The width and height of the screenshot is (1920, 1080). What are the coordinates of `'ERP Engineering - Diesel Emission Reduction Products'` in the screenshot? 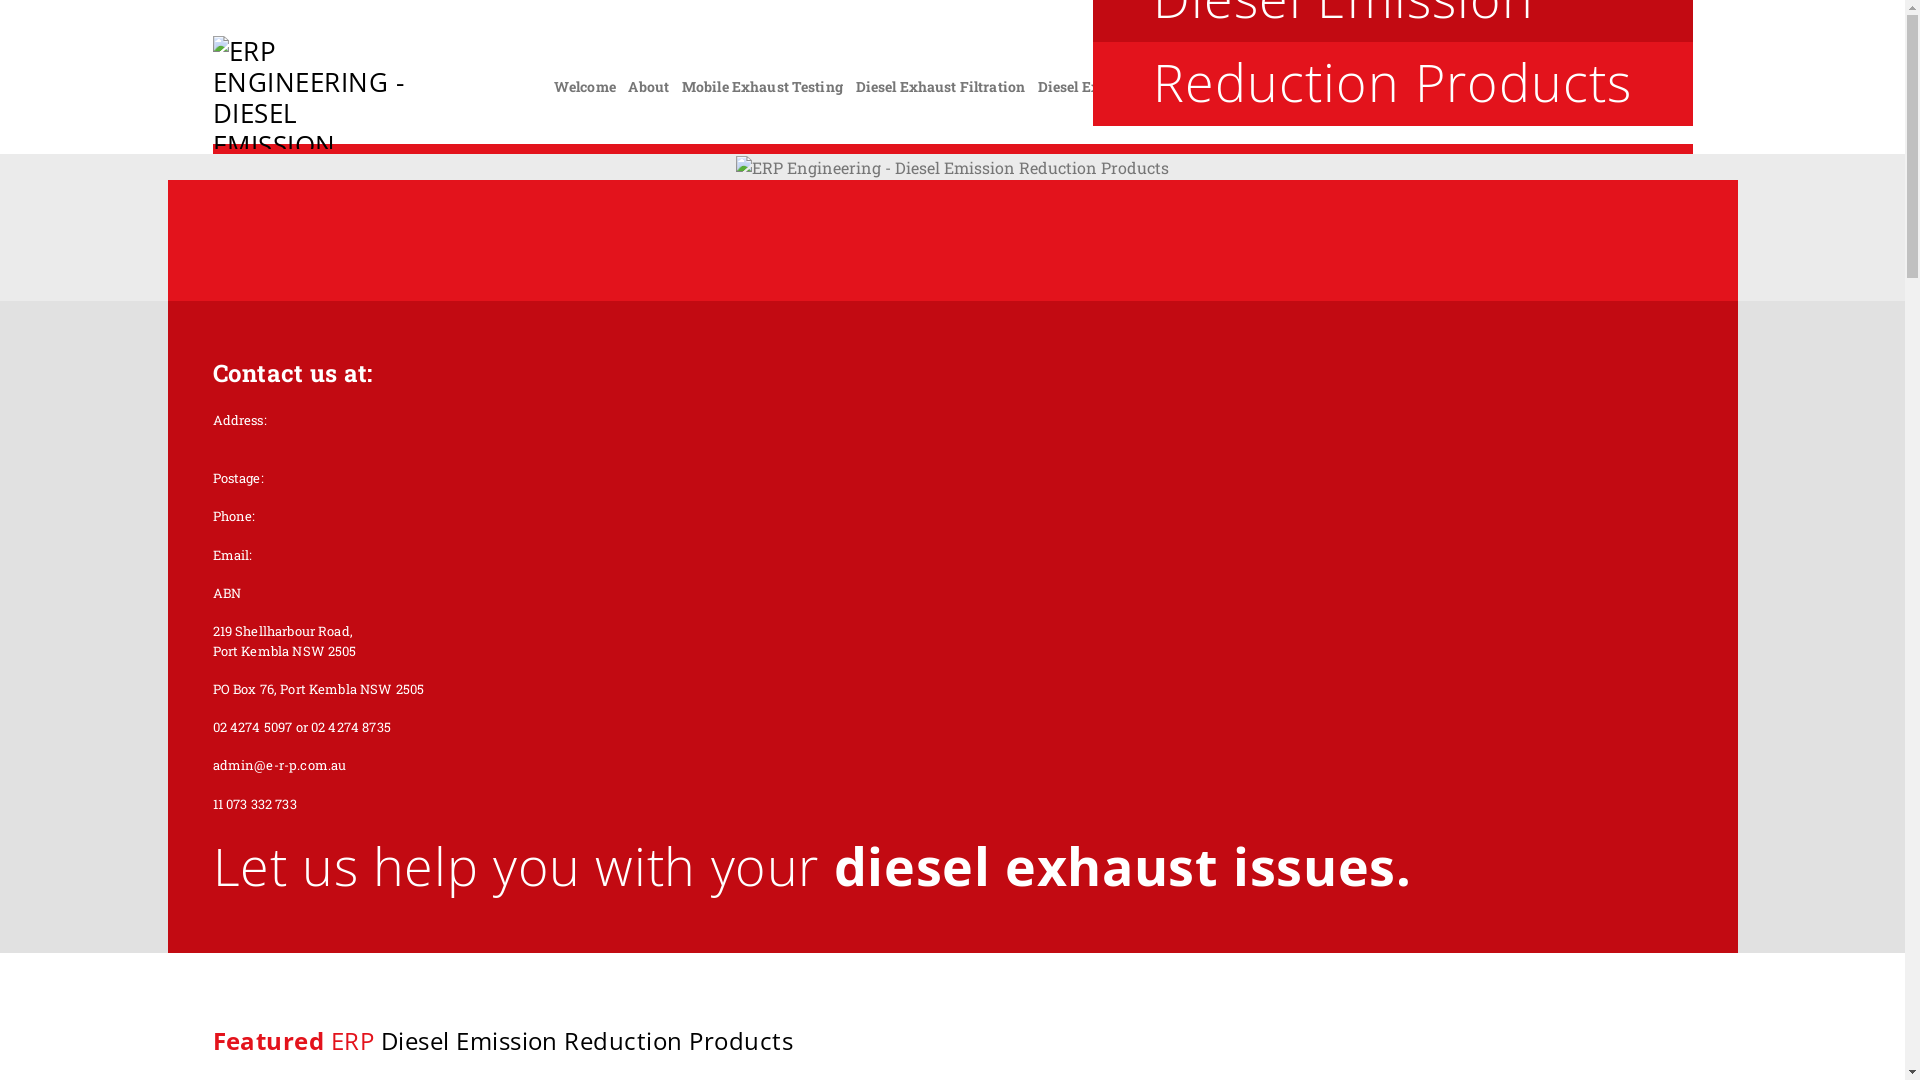 It's located at (312, 92).